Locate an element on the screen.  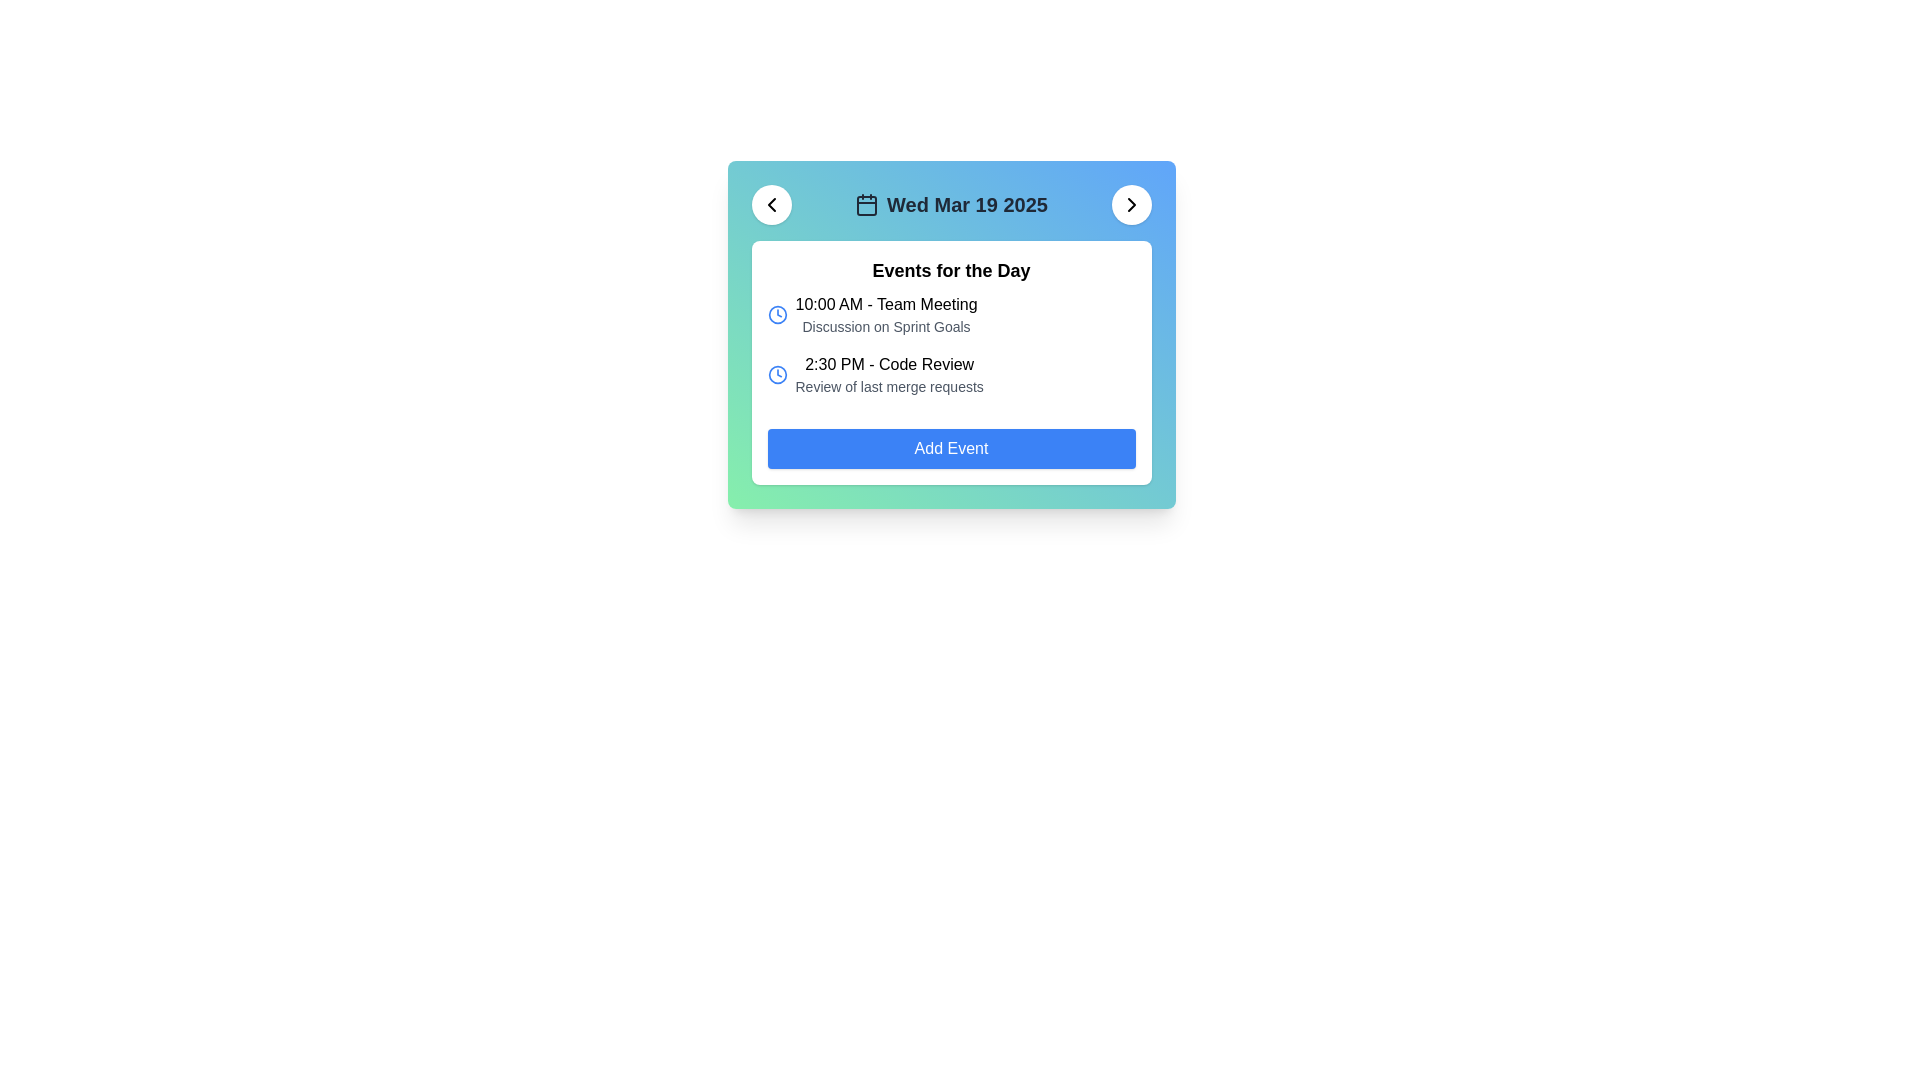
the clock icon that represents the '10:00 AM' event, aiding quick identification of the meeting time is located at coordinates (776, 315).